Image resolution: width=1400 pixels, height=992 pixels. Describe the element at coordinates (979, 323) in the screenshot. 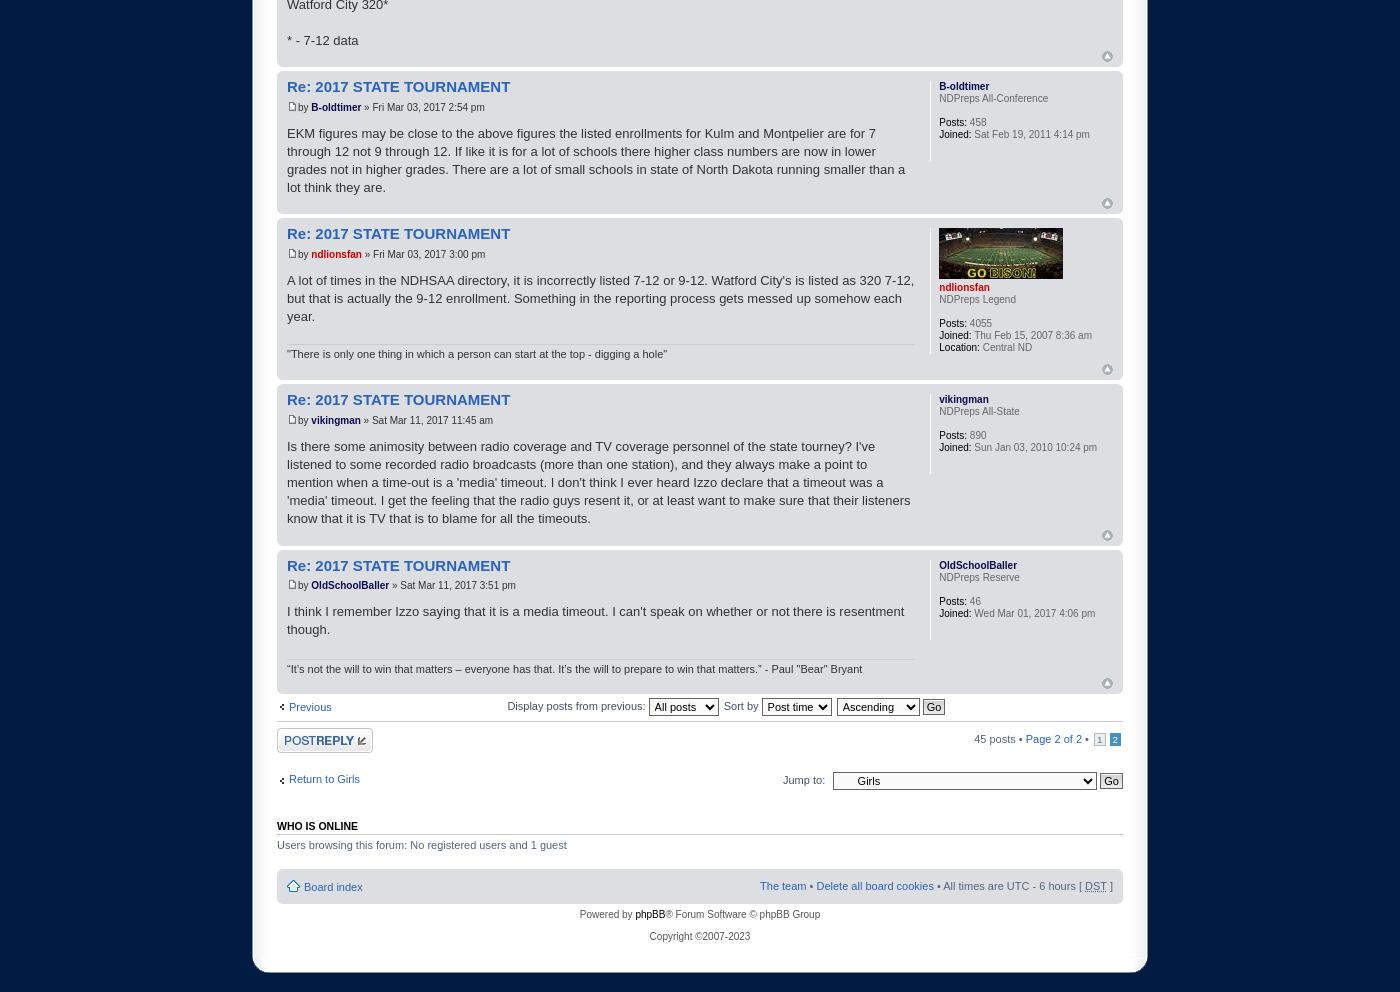

I see `'4055'` at that location.